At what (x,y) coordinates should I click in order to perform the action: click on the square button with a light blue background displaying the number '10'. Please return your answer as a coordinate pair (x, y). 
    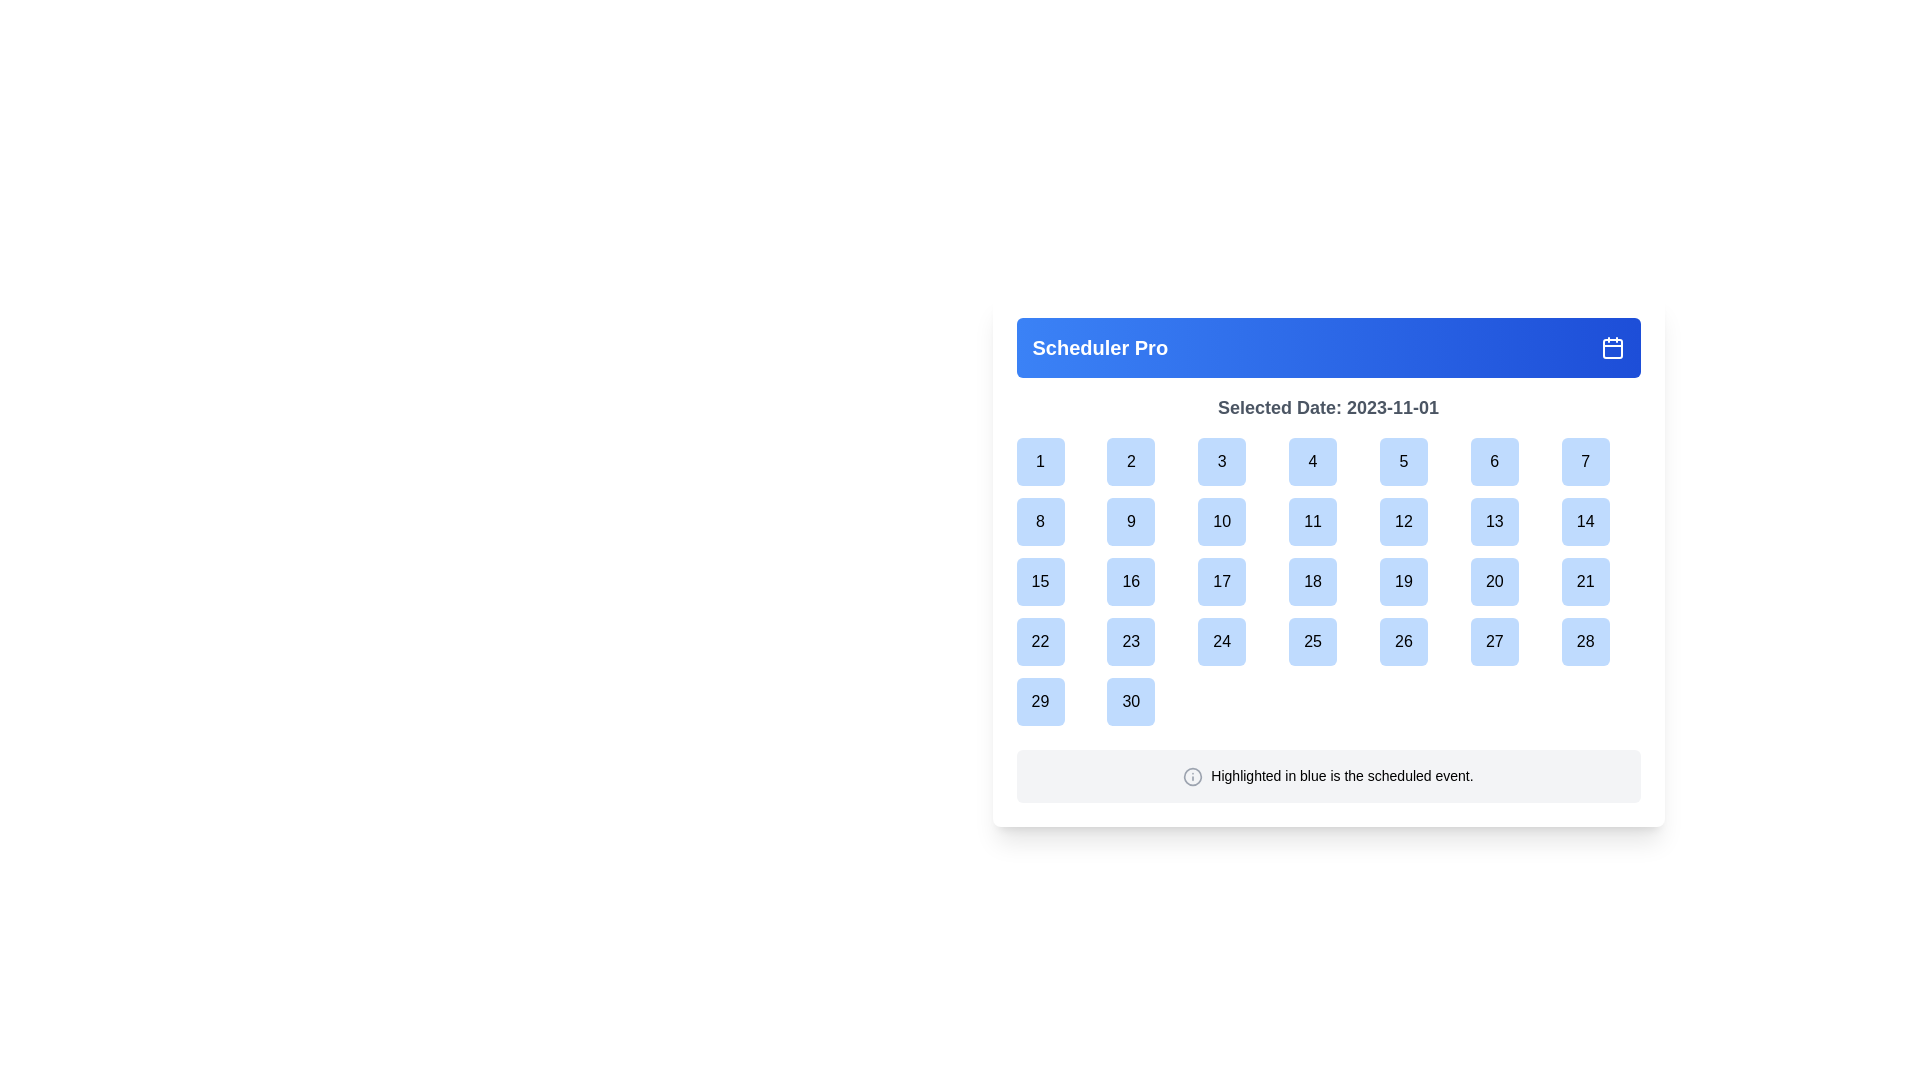
    Looking at the image, I should click on (1221, 520).